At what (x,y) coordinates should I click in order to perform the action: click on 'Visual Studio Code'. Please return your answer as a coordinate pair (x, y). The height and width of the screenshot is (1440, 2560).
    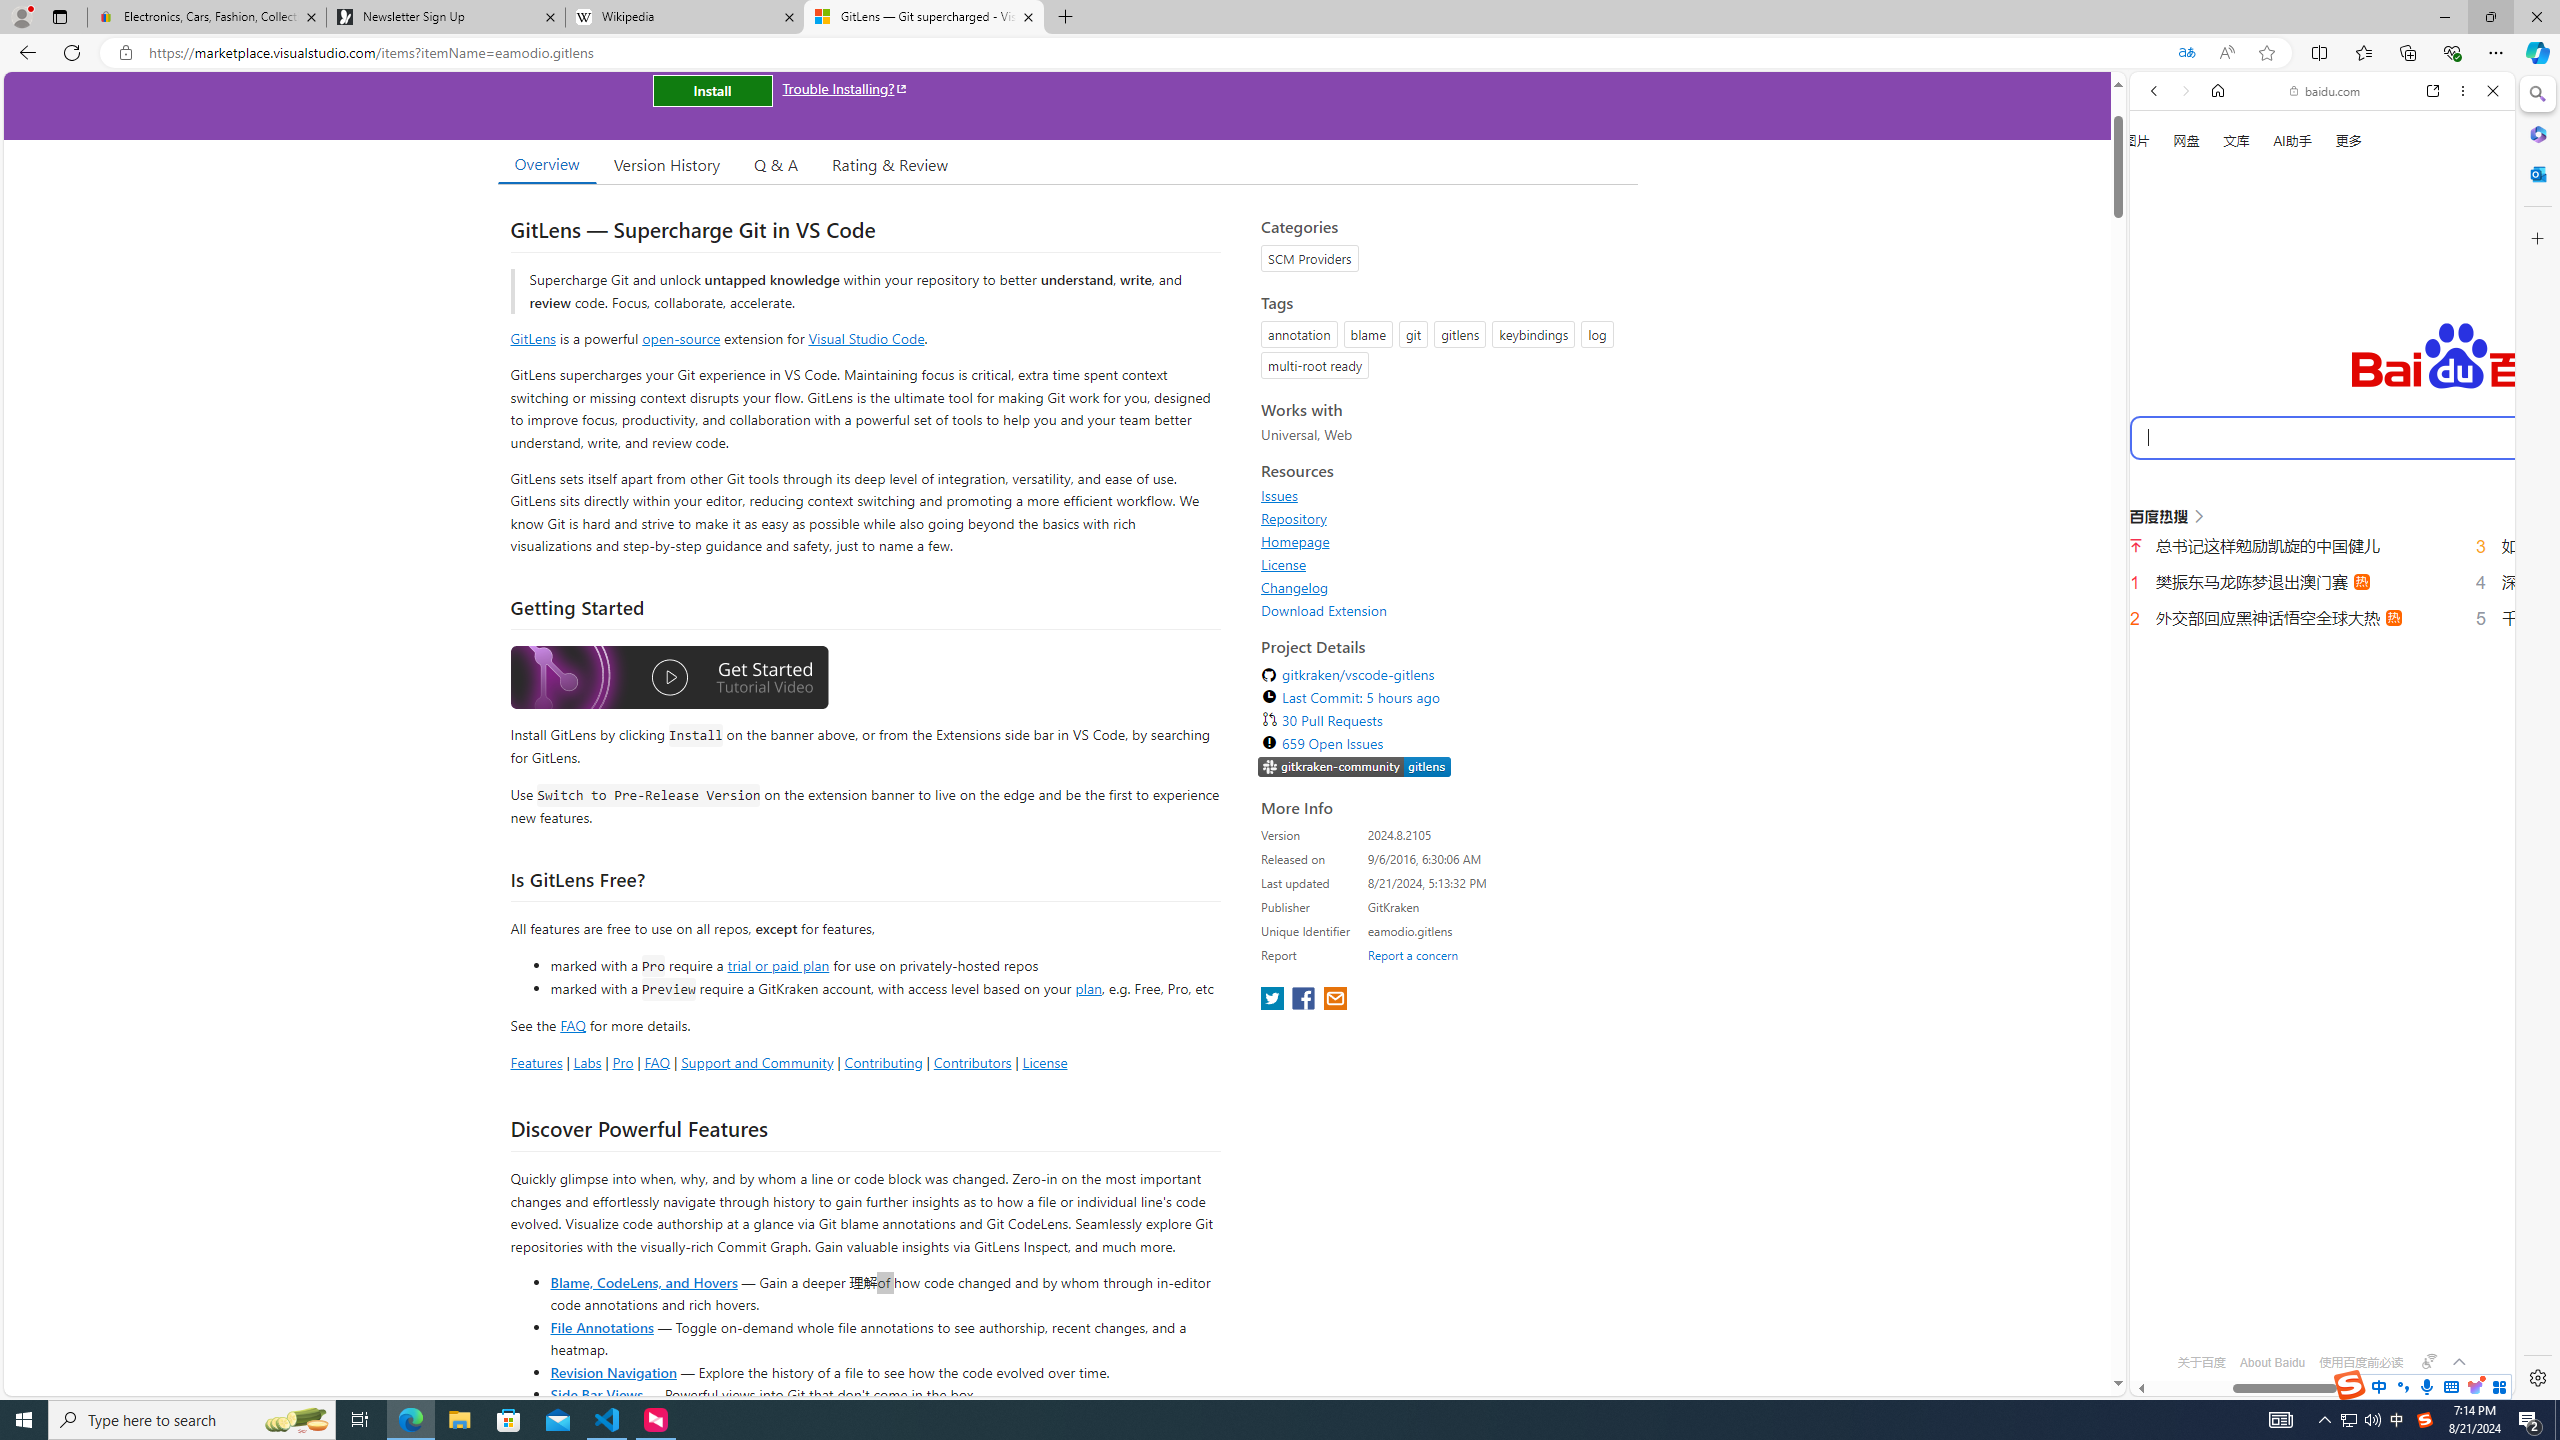
    Looking at the image, I should click on (865, 337).